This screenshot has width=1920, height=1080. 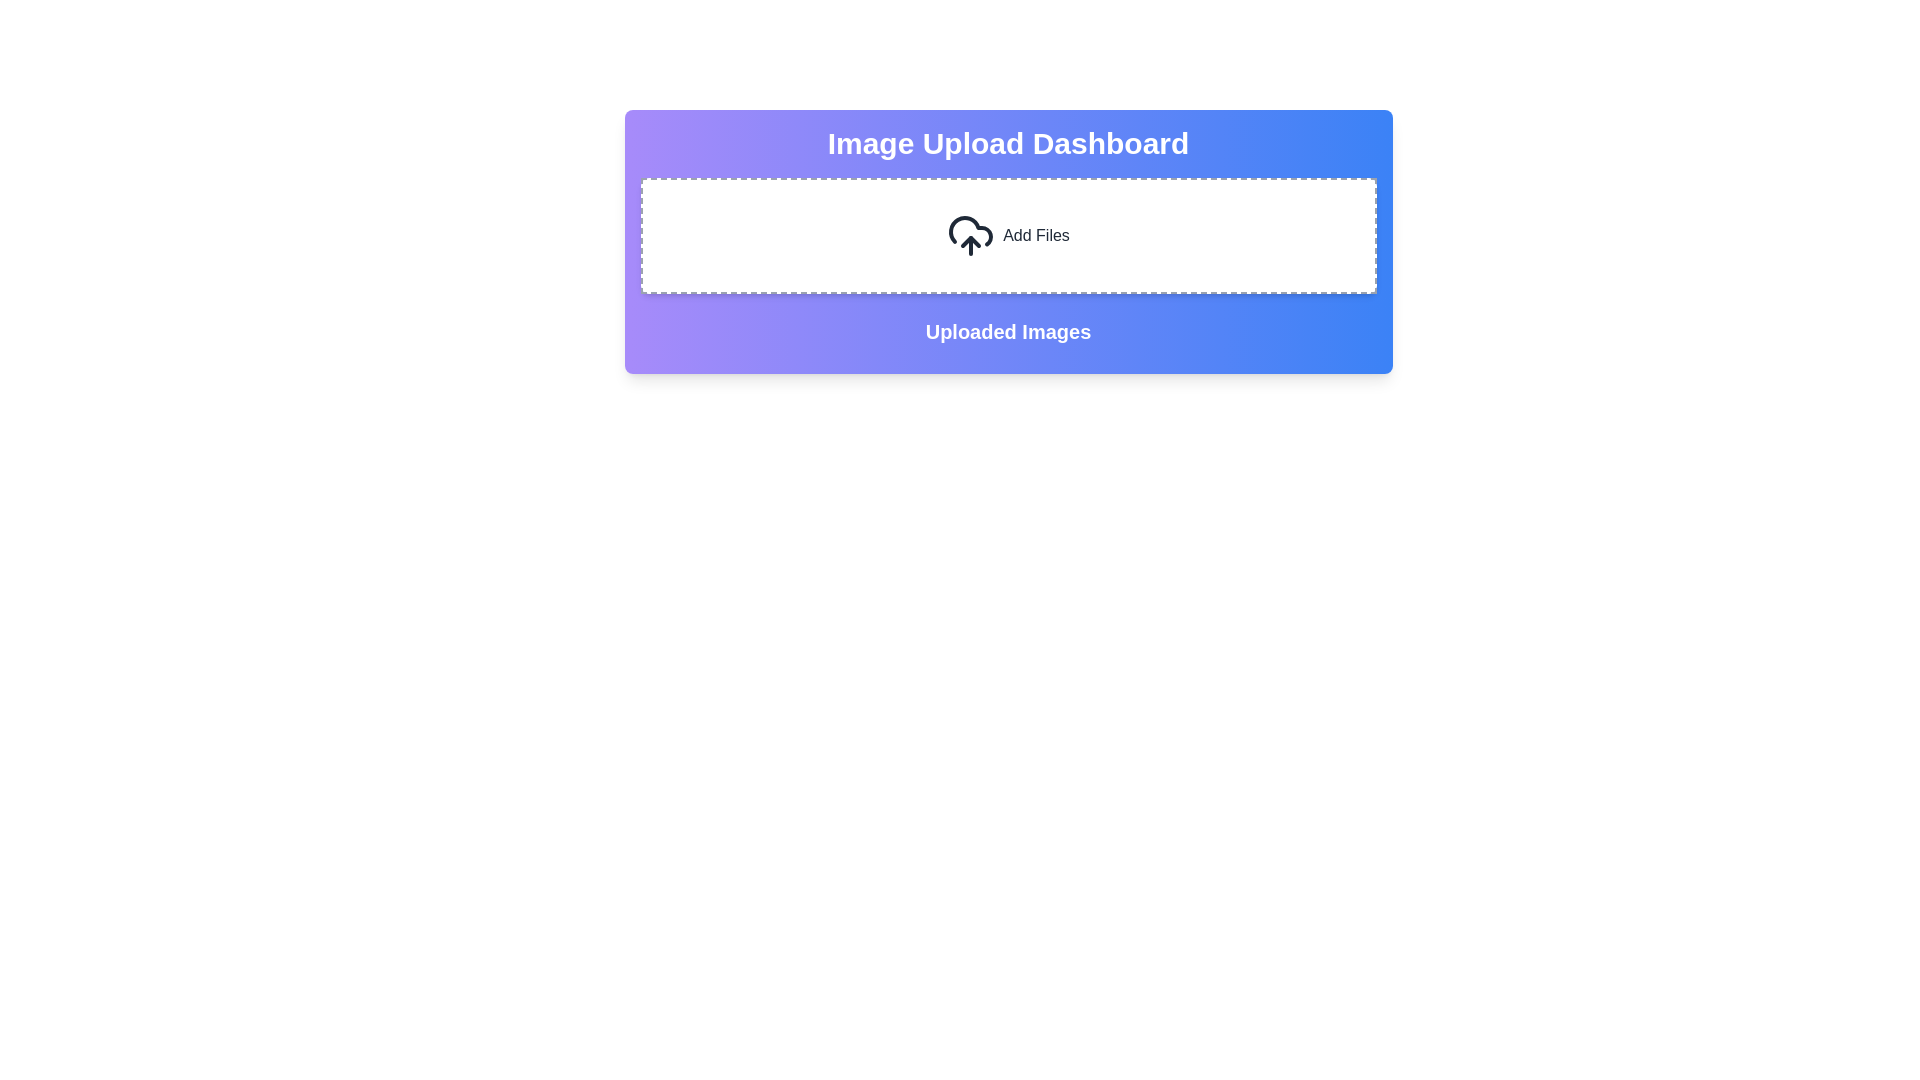 I want to click on the interactive file upload area located between 'Image Upload Dashboard' and 'Uploaded Images', so click(x=1008, y=234).